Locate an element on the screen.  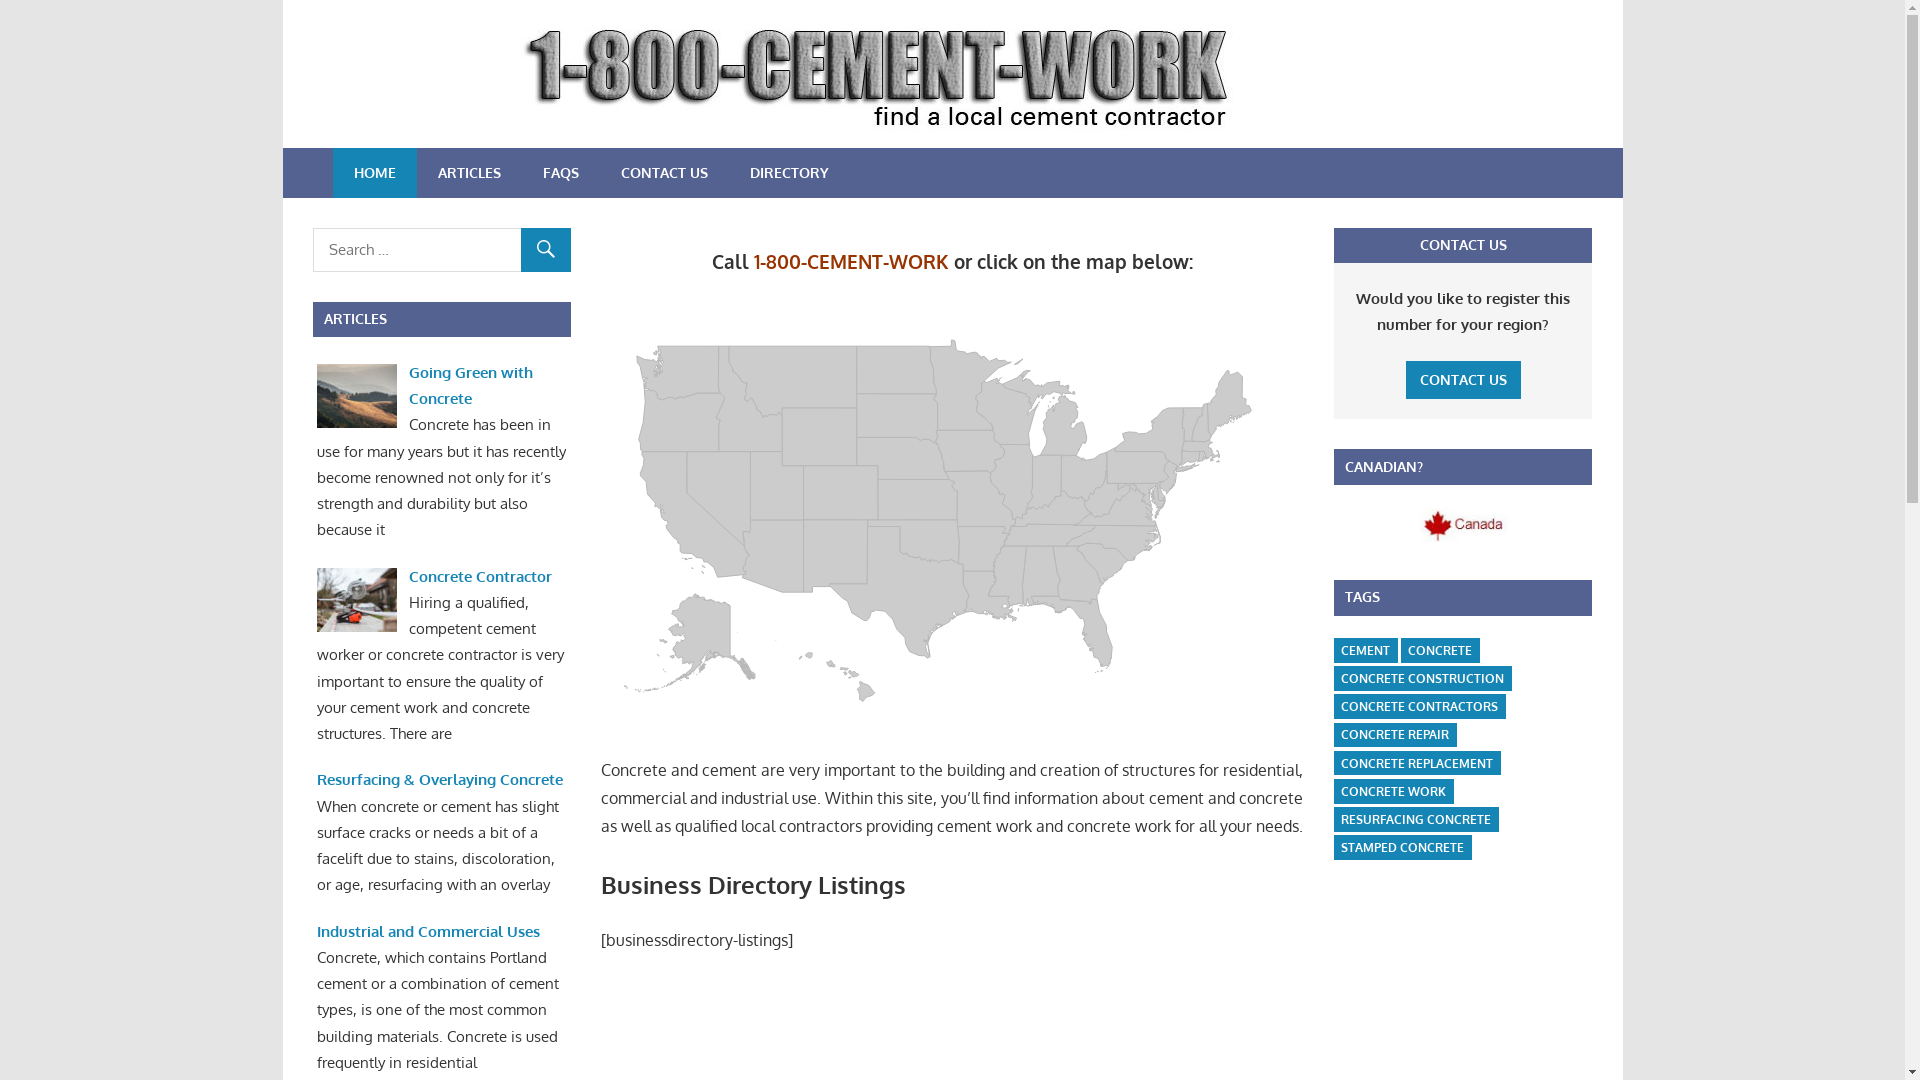
'Search for:' is located at coordinates (440, 249).